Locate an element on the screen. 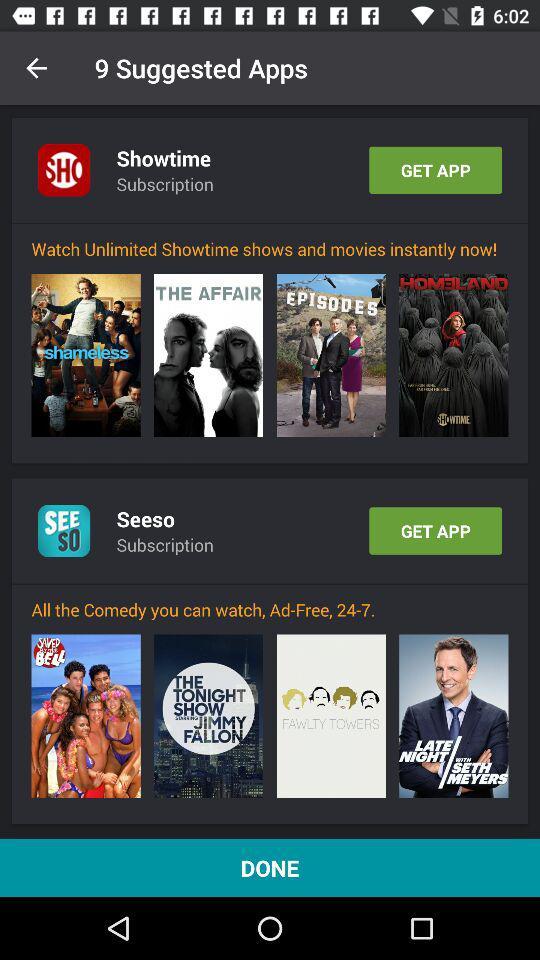 The height and width of the screenshot is (960, 540). done item is located at coordinates (270, 867).